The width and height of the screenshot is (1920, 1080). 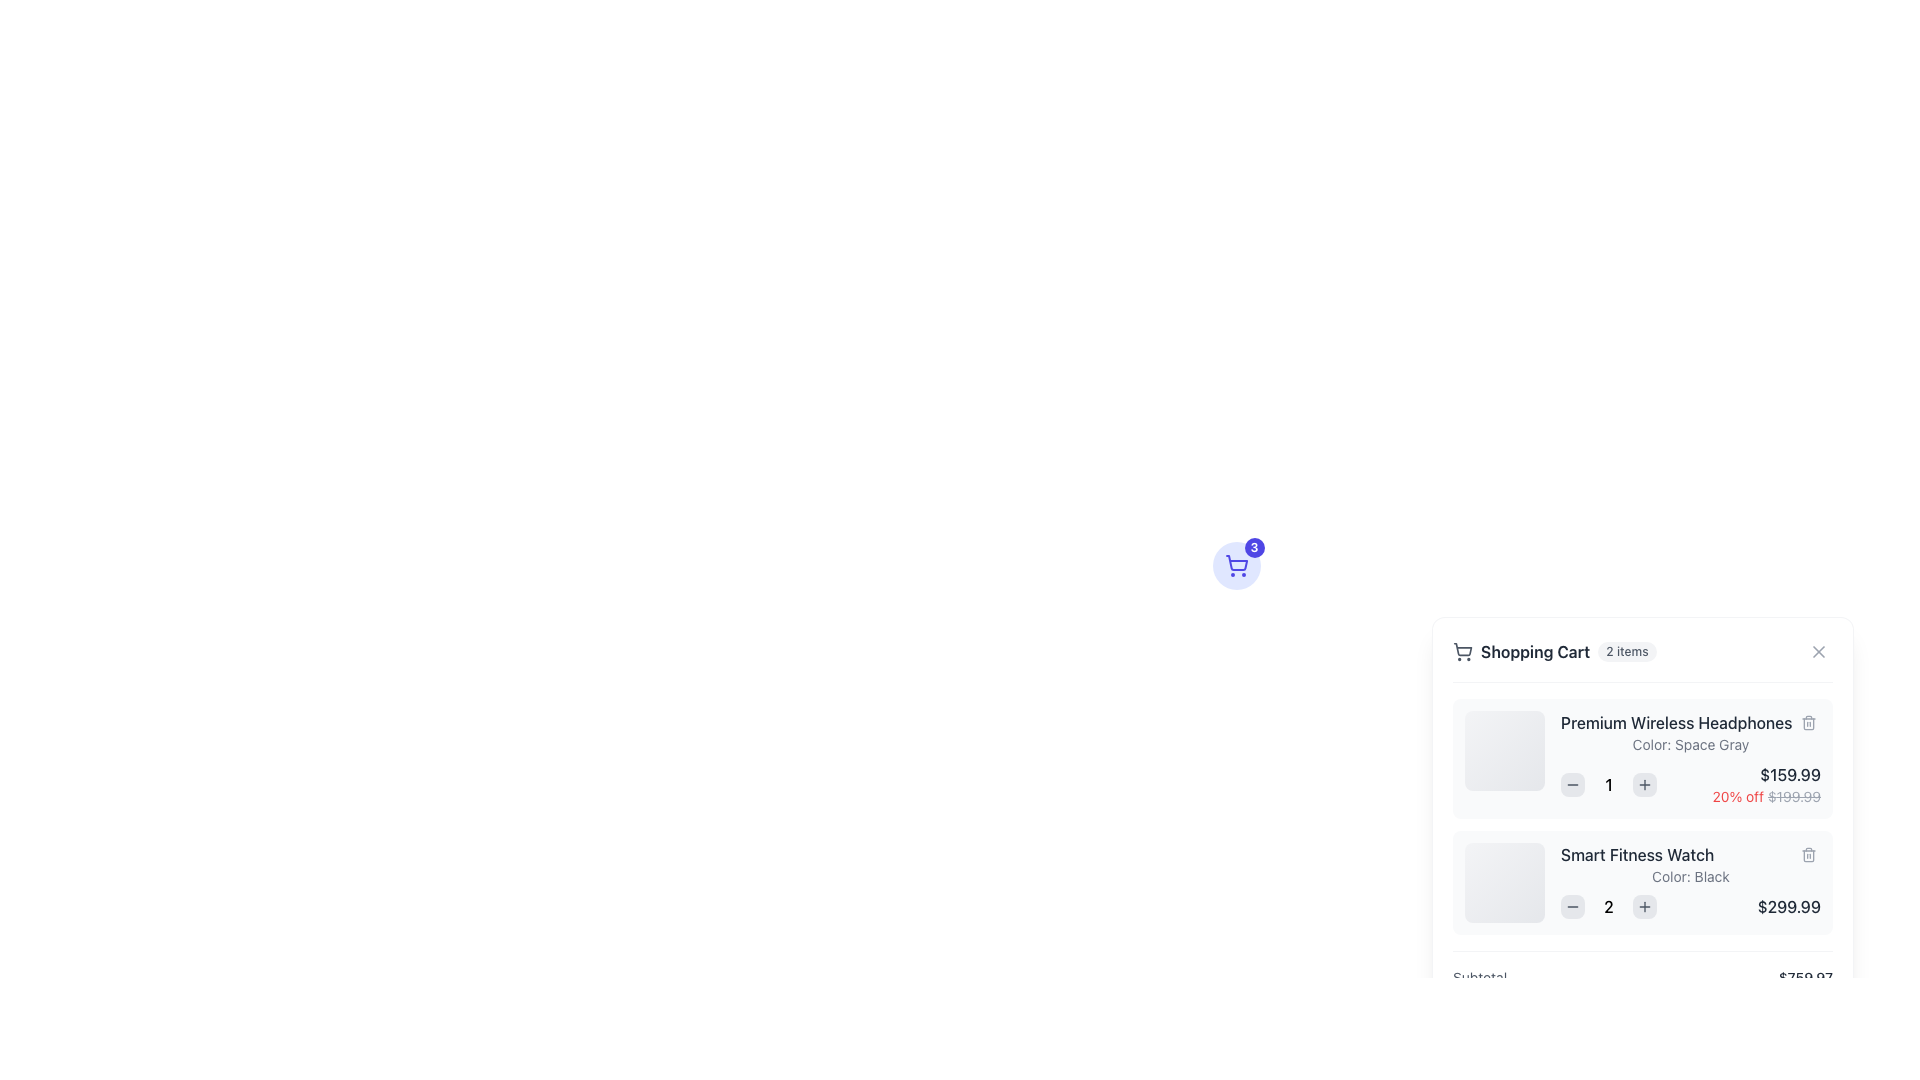 I want to click on the circular shopping cart icon with a badge displaying the number 3, so click(x=1235, y=566).